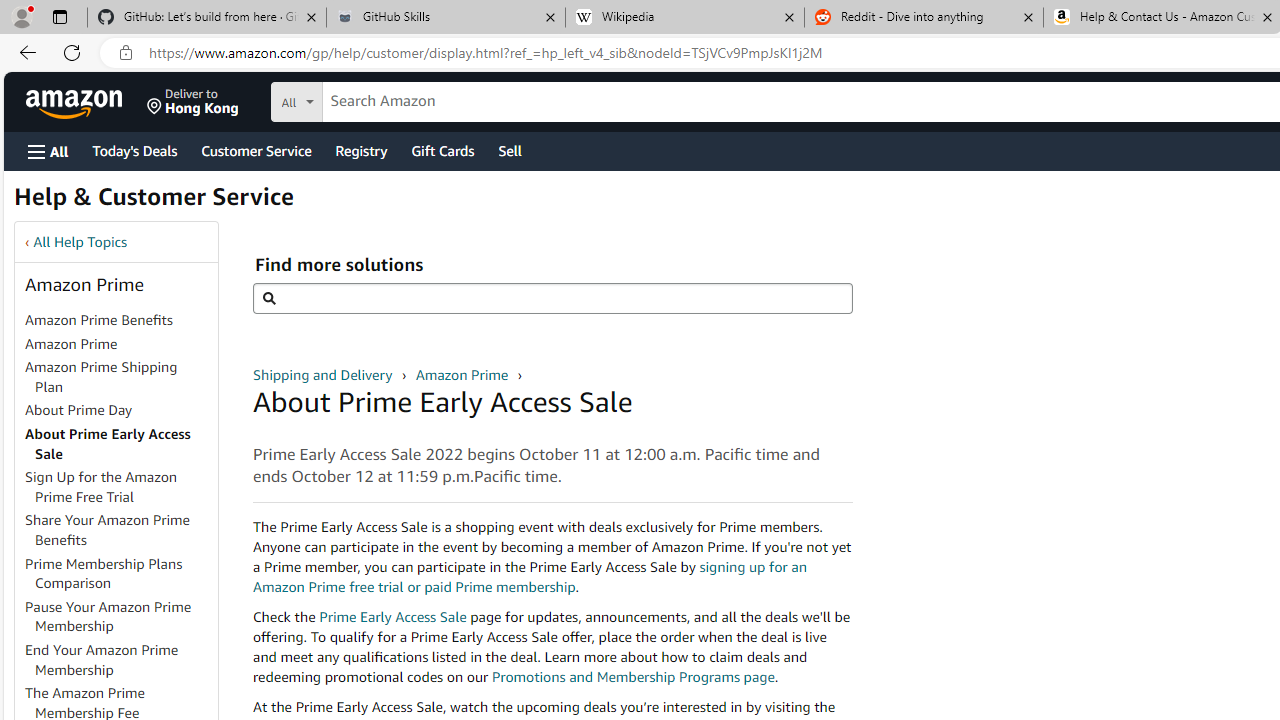 The image size is (1280, 720). What do you see at coordinates (552, 298) in the screenshot?
I see `'Find more solutions'` at bounding box center [552, 298].